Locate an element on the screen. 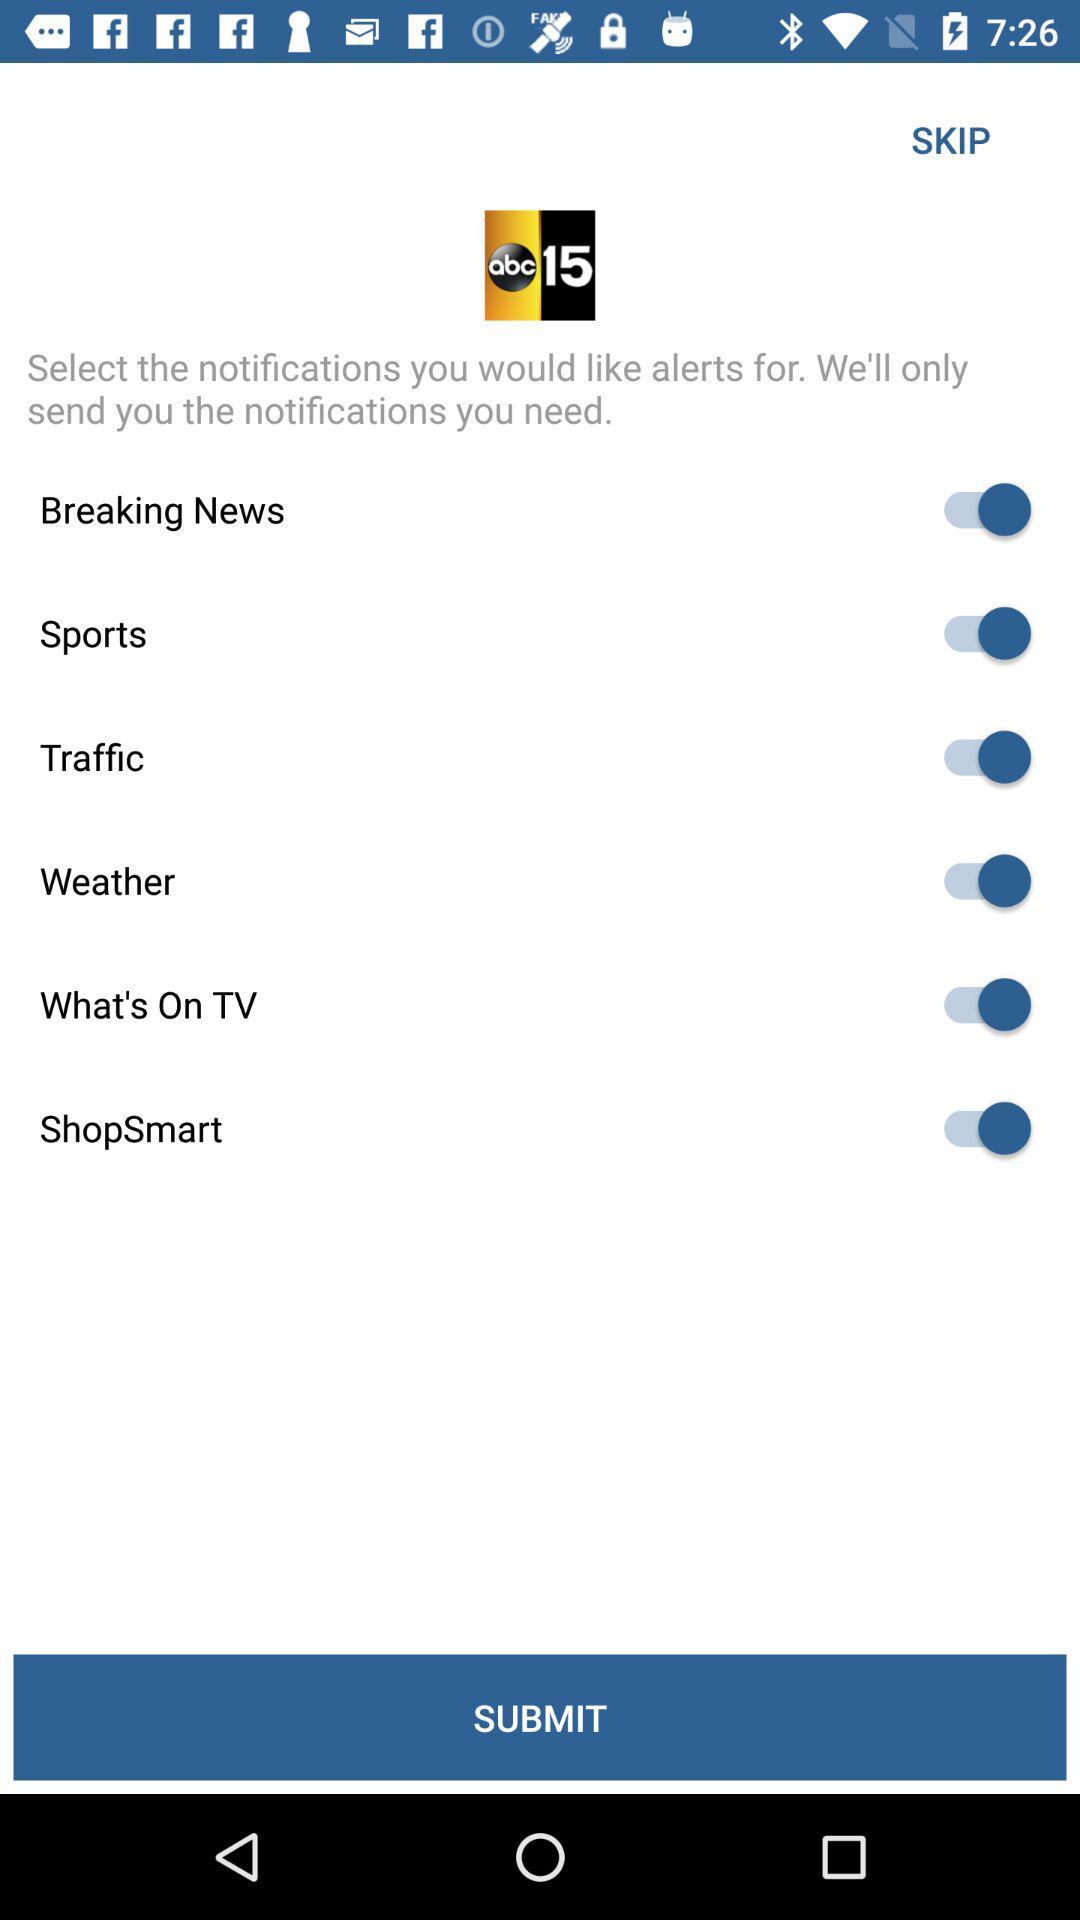  notification option is located at coordinates (977, 509).